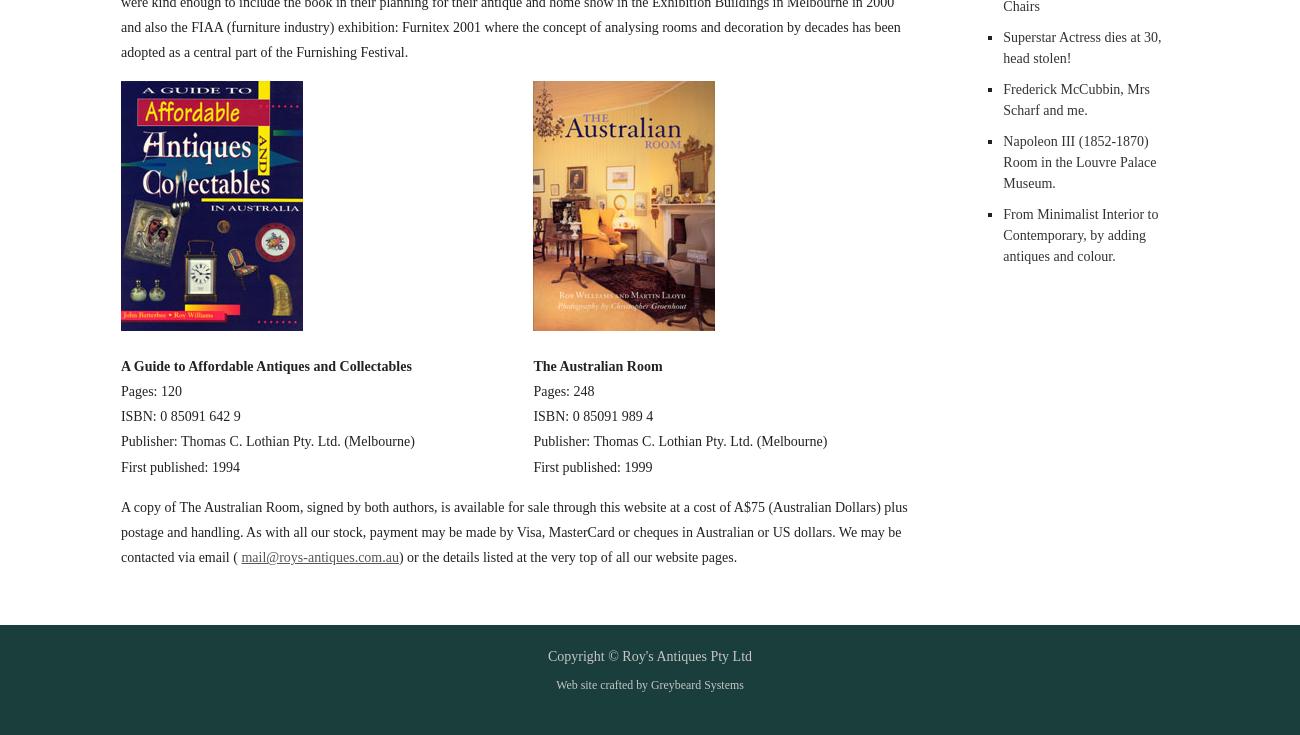 The image size is (1300, 735). I want to click on 'From Minimalist Interior to Contemporary, by adding antiques and colour.', so click(1080, 233).